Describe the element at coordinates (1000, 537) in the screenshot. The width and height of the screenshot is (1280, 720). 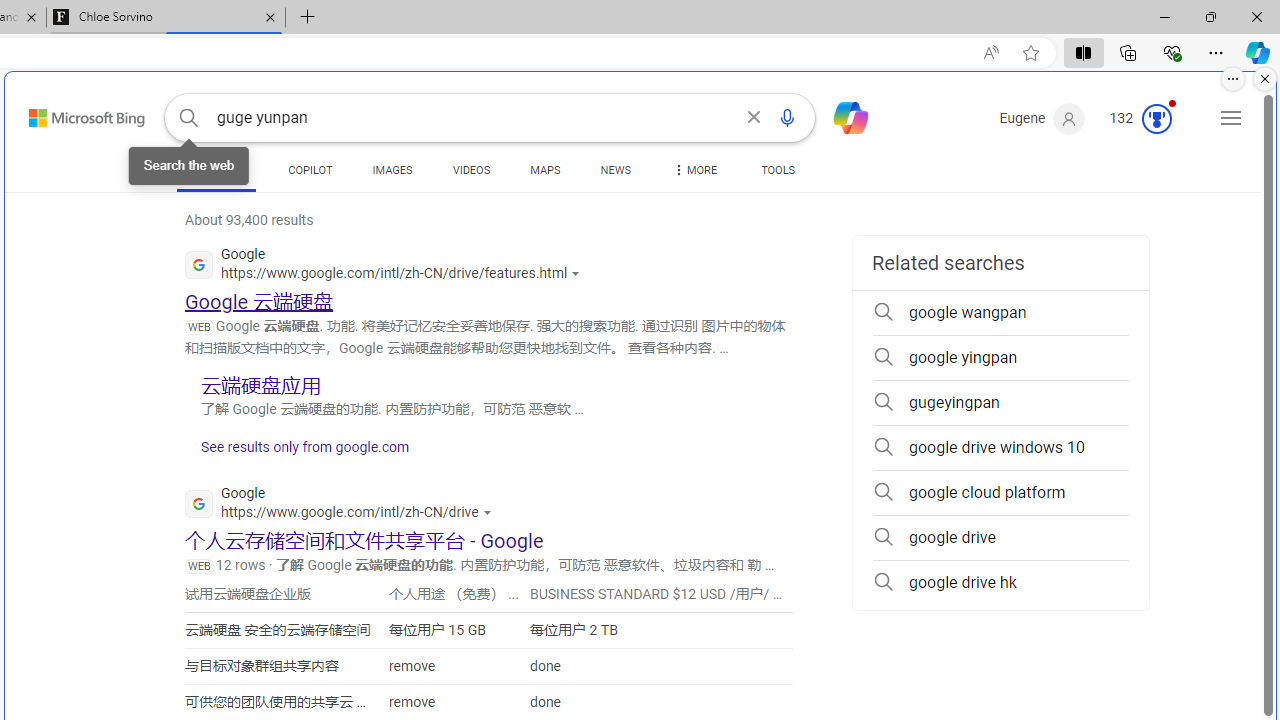
I see `'google drive'` at that location.